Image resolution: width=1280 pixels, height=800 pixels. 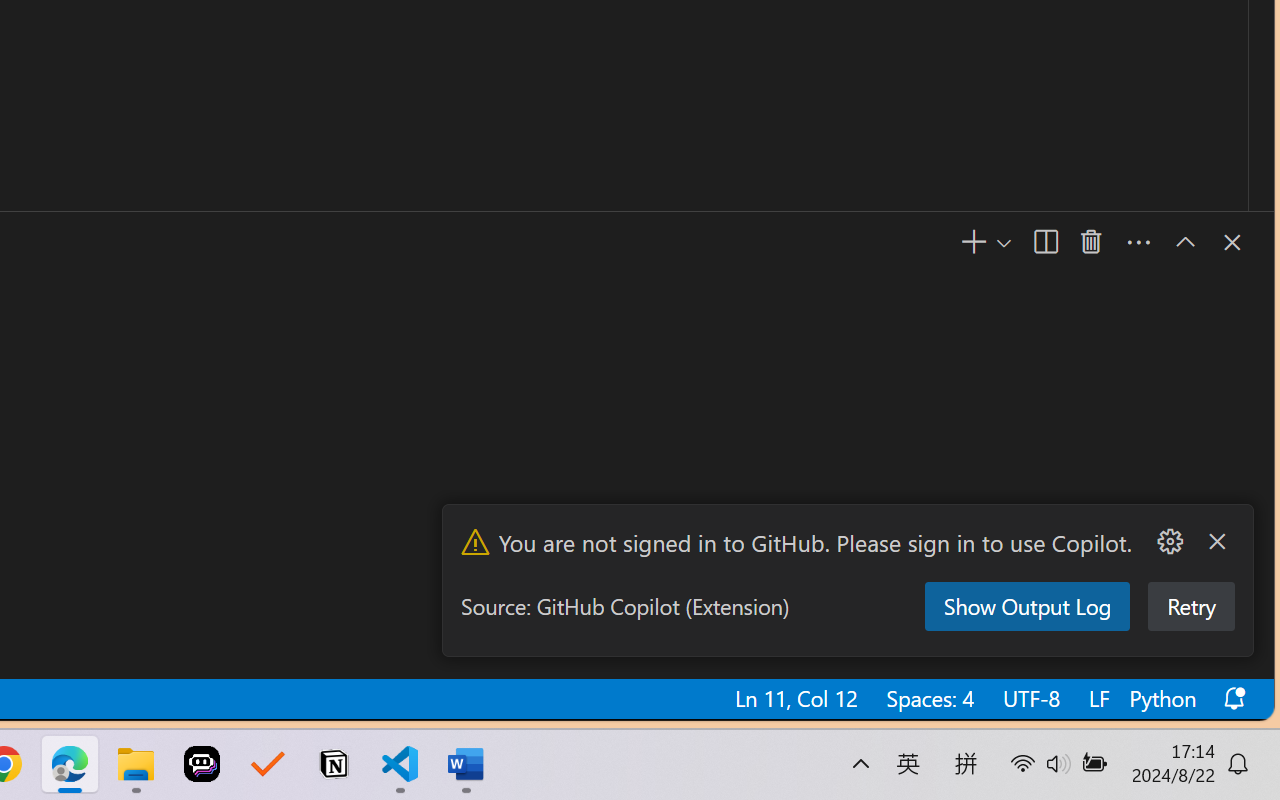 I want to click on 'UTF-8', so click(x=1029, y=698).